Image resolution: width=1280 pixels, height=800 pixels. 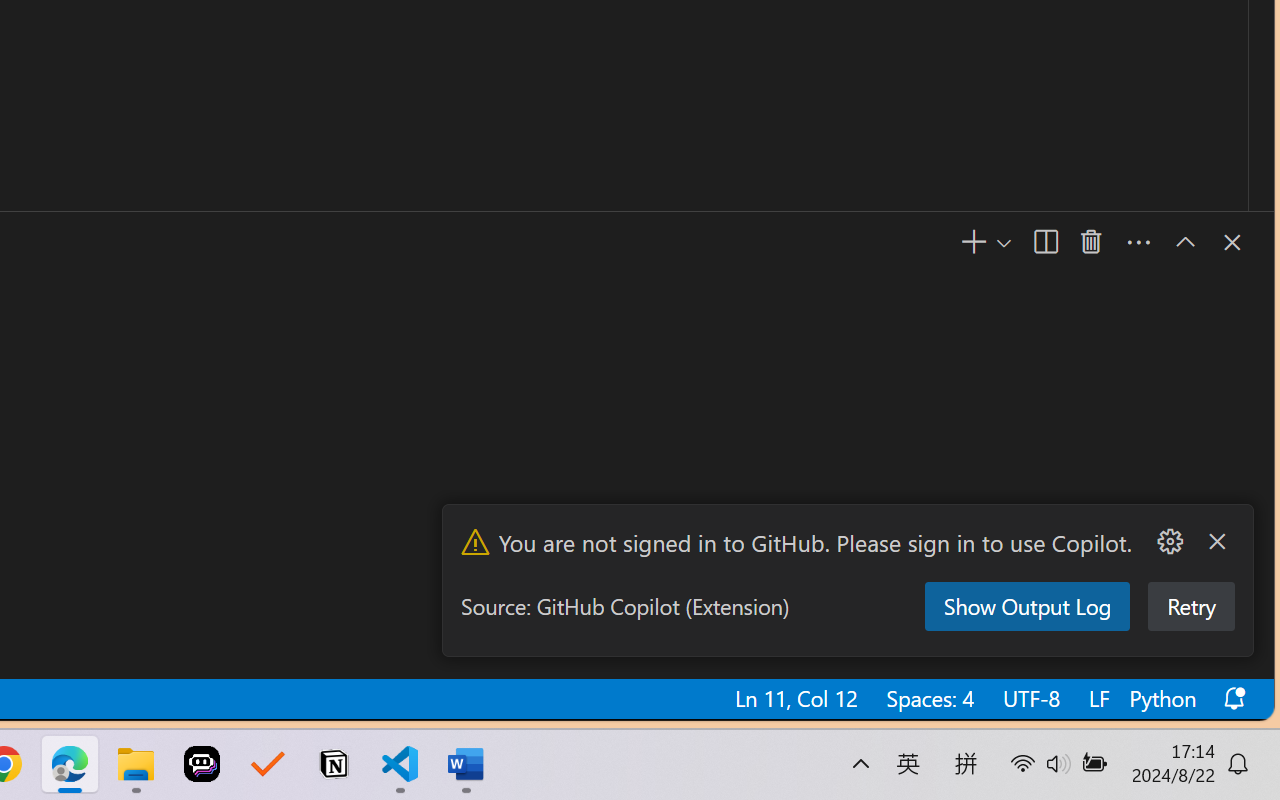 I want to click on 'UTF-8', so click(x=1029, y=698).